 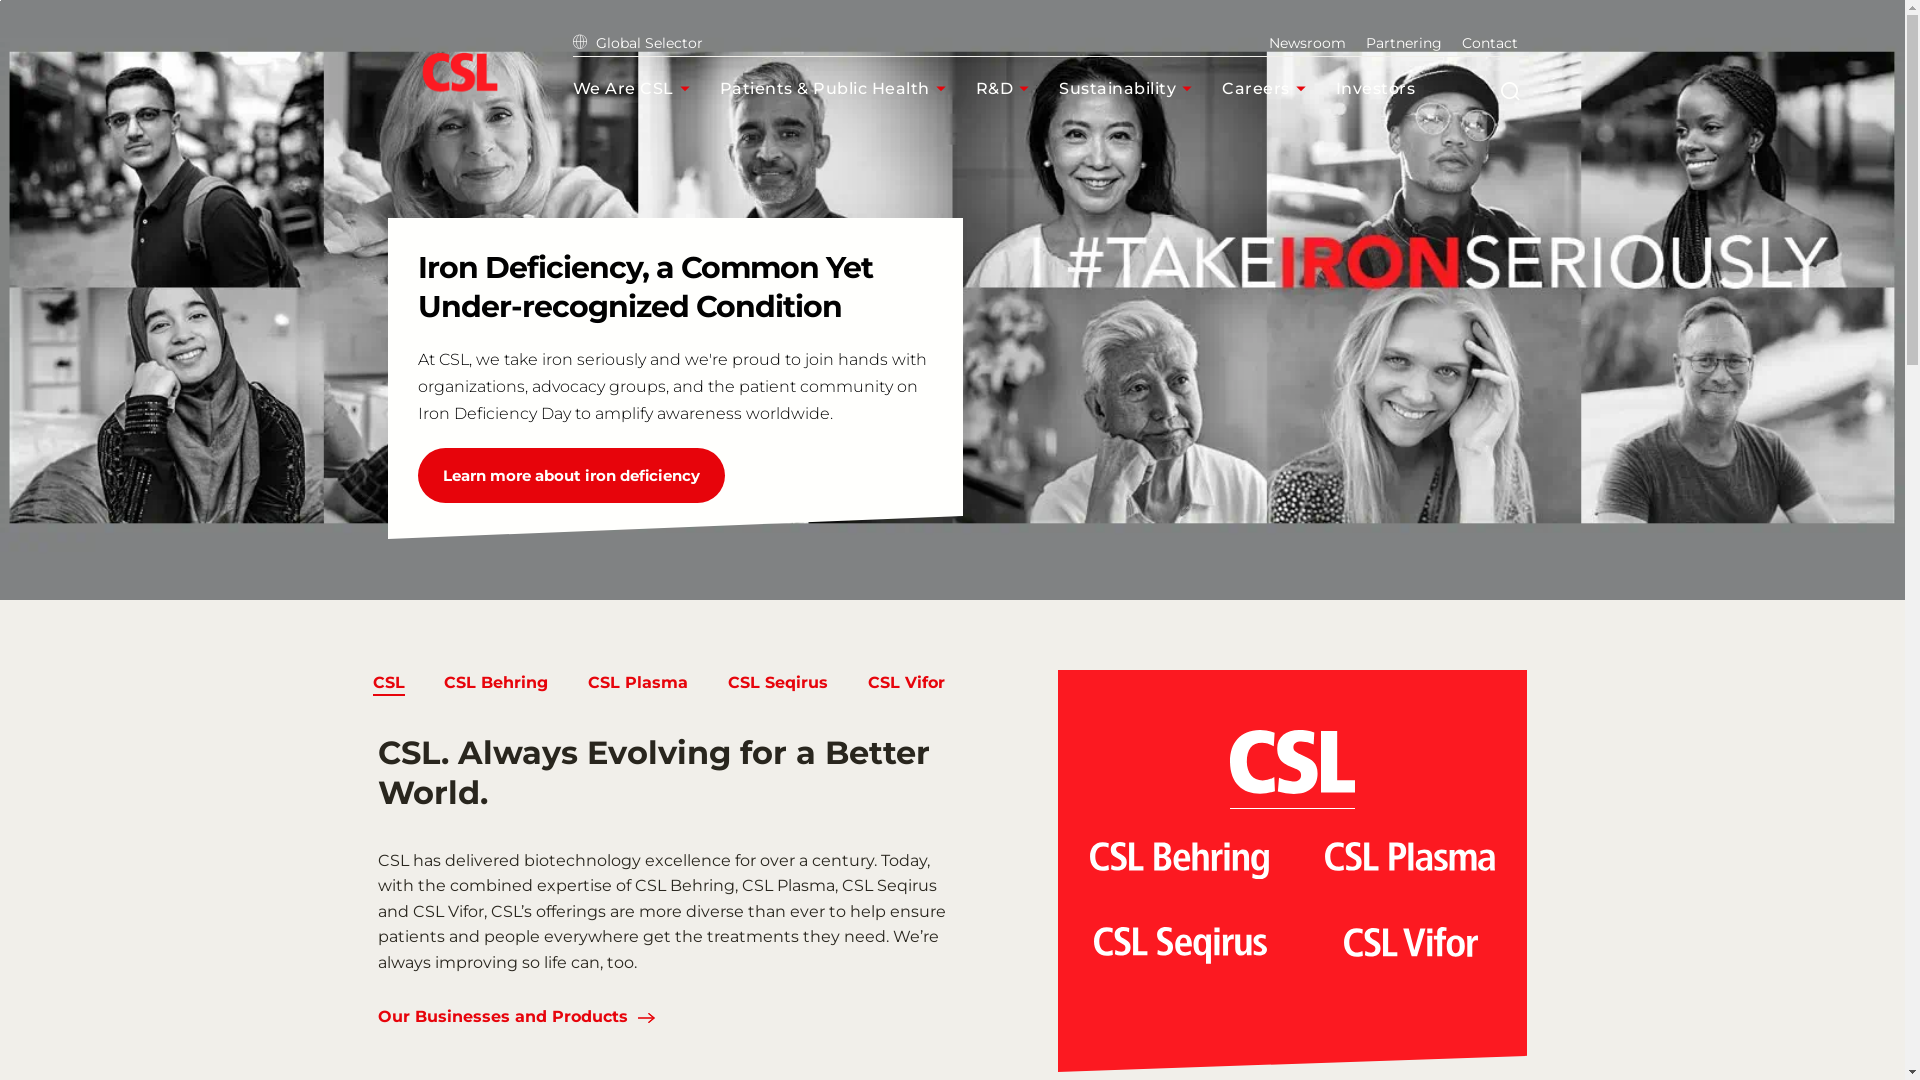 What do you see at coordinates (636, 42) in the screenshot?
I see `'Global Selector'` at bounding box center [636, 42].